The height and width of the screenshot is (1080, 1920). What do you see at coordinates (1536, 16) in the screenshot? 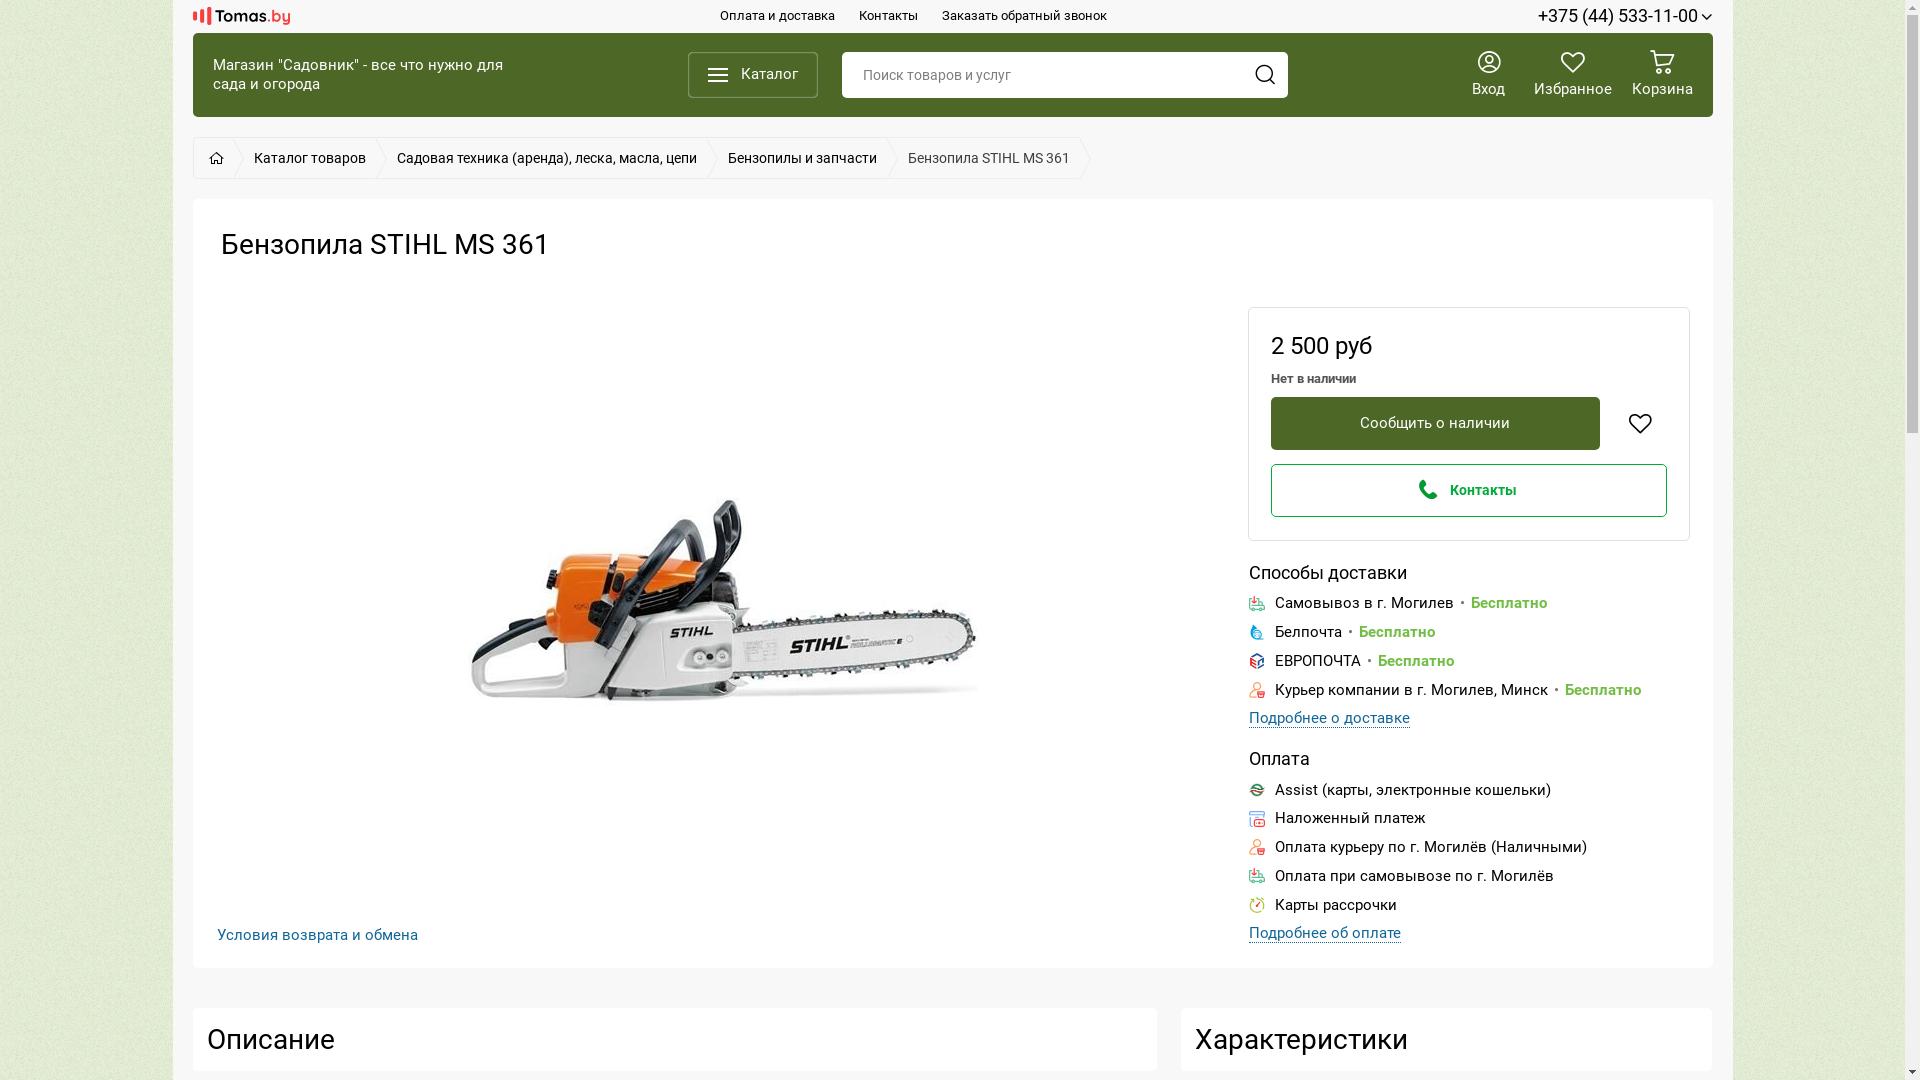
I see `'+375 (44) 533-11-00'` at bounding box center [1536, 16].